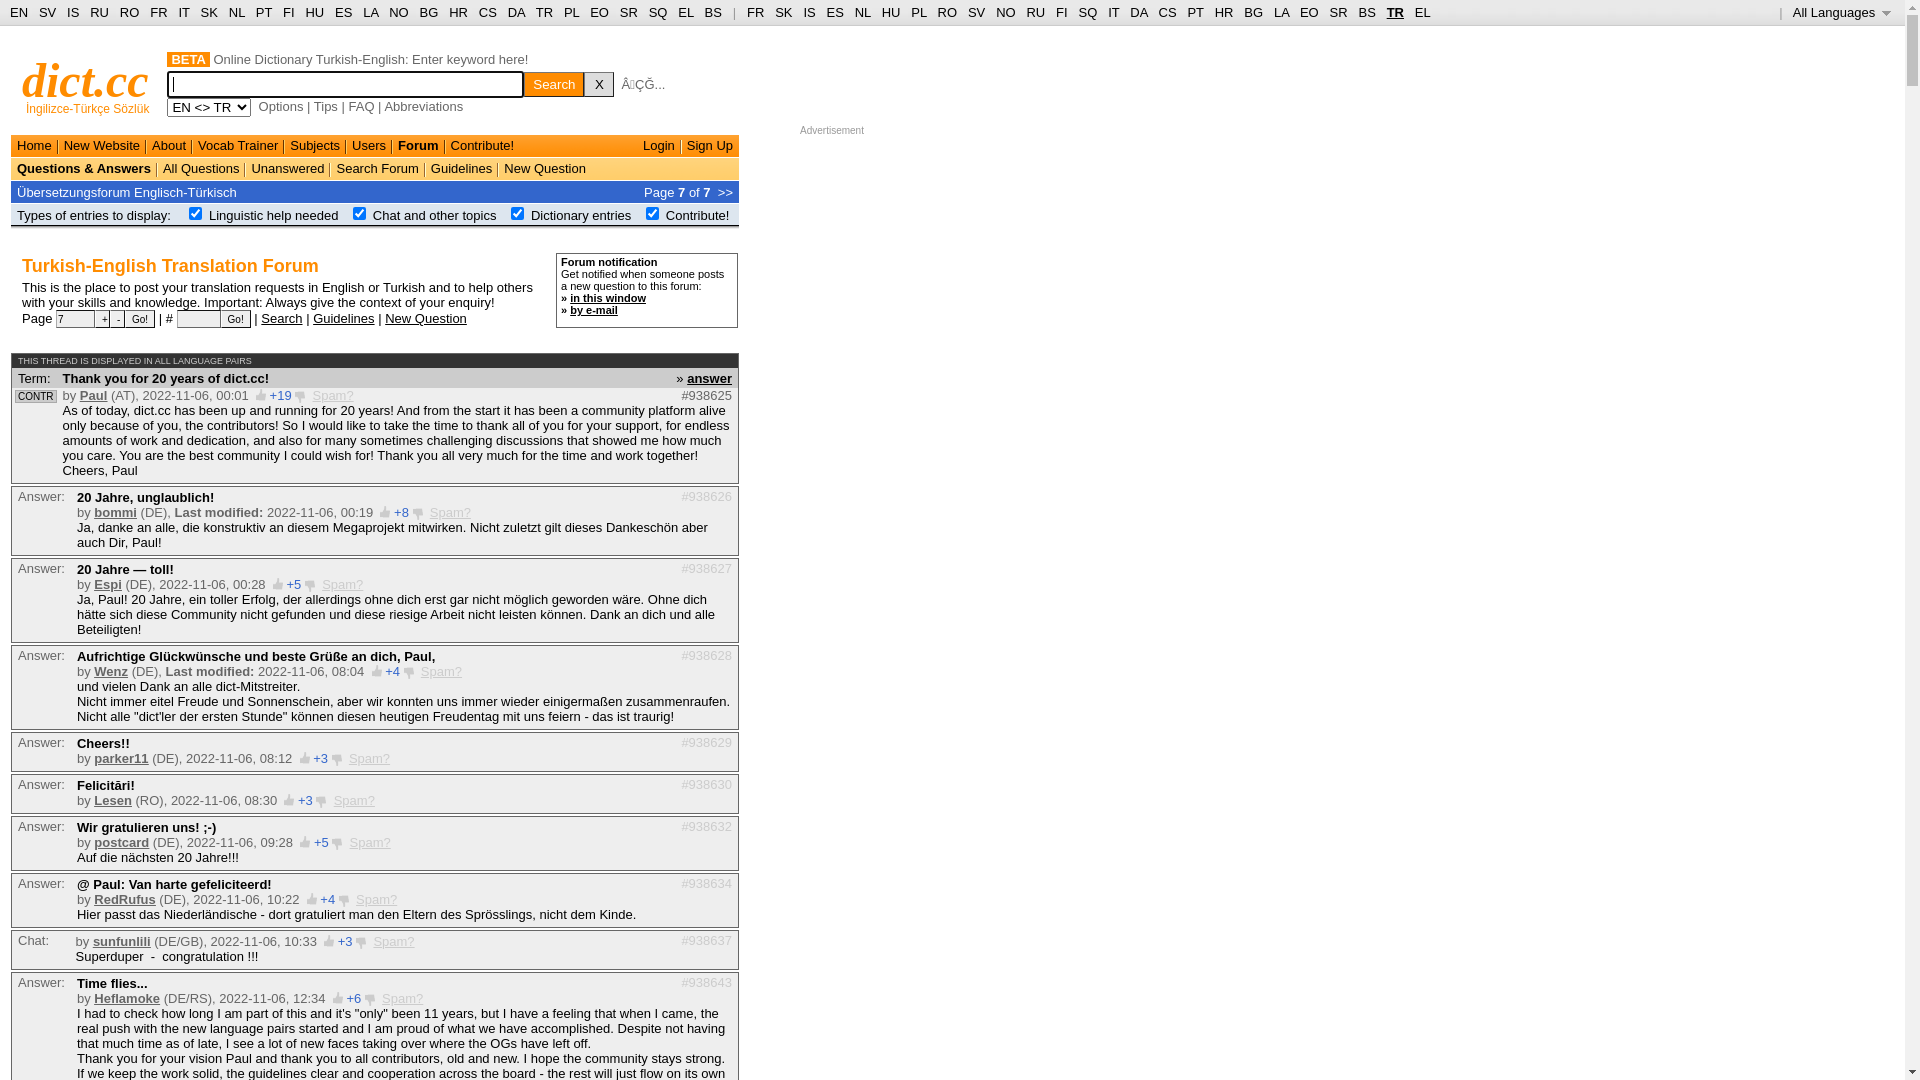 The width and height of the screenshot is (1920, 1080). What do you see at coordinates (285, 584) in the screenshot?
I see `'+5'` at bounding box center [285, 584].